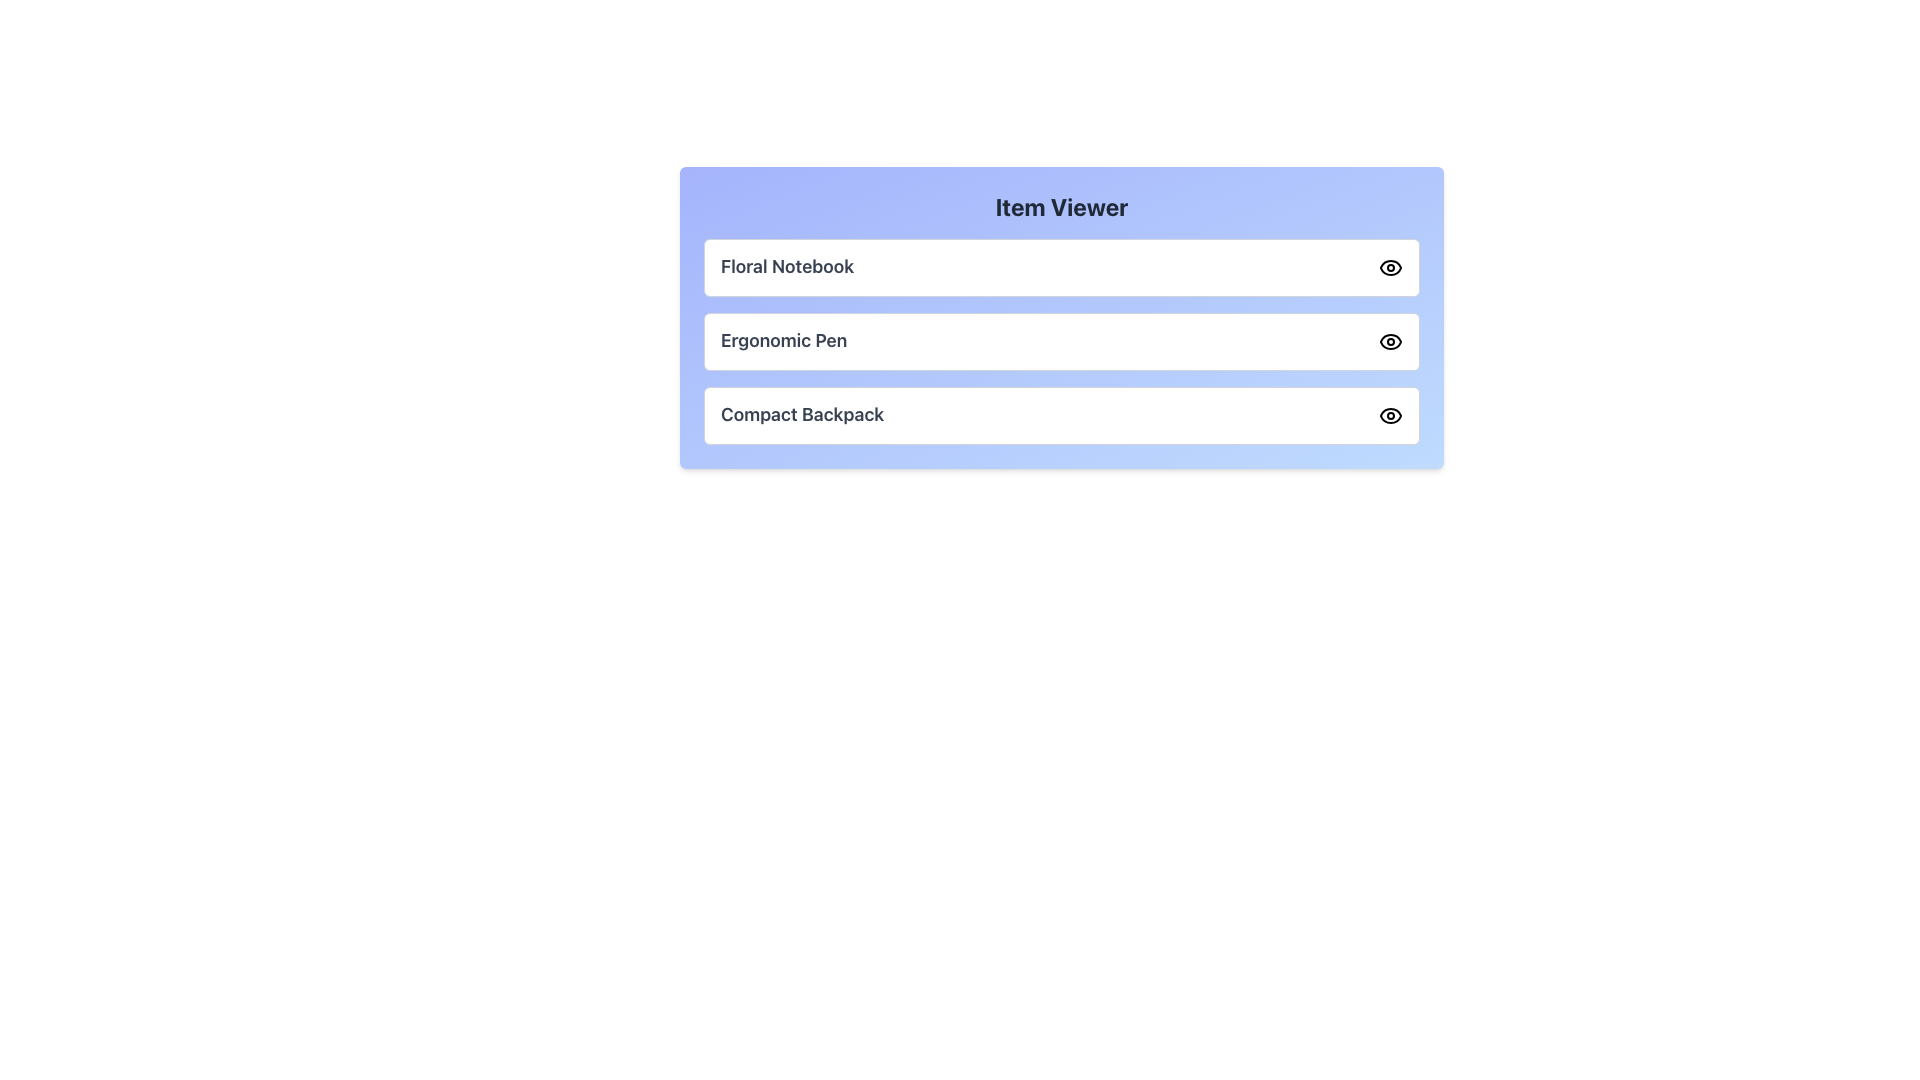 Image resolution: width=1920 pixels, height=1080 pixels. What do you see at coordinates (1390, 341) in the screenshot?
I see `the 'Eye' icon located in the third row, next to 'Ergonomic Pen'` at bounding box center [1390, 341].